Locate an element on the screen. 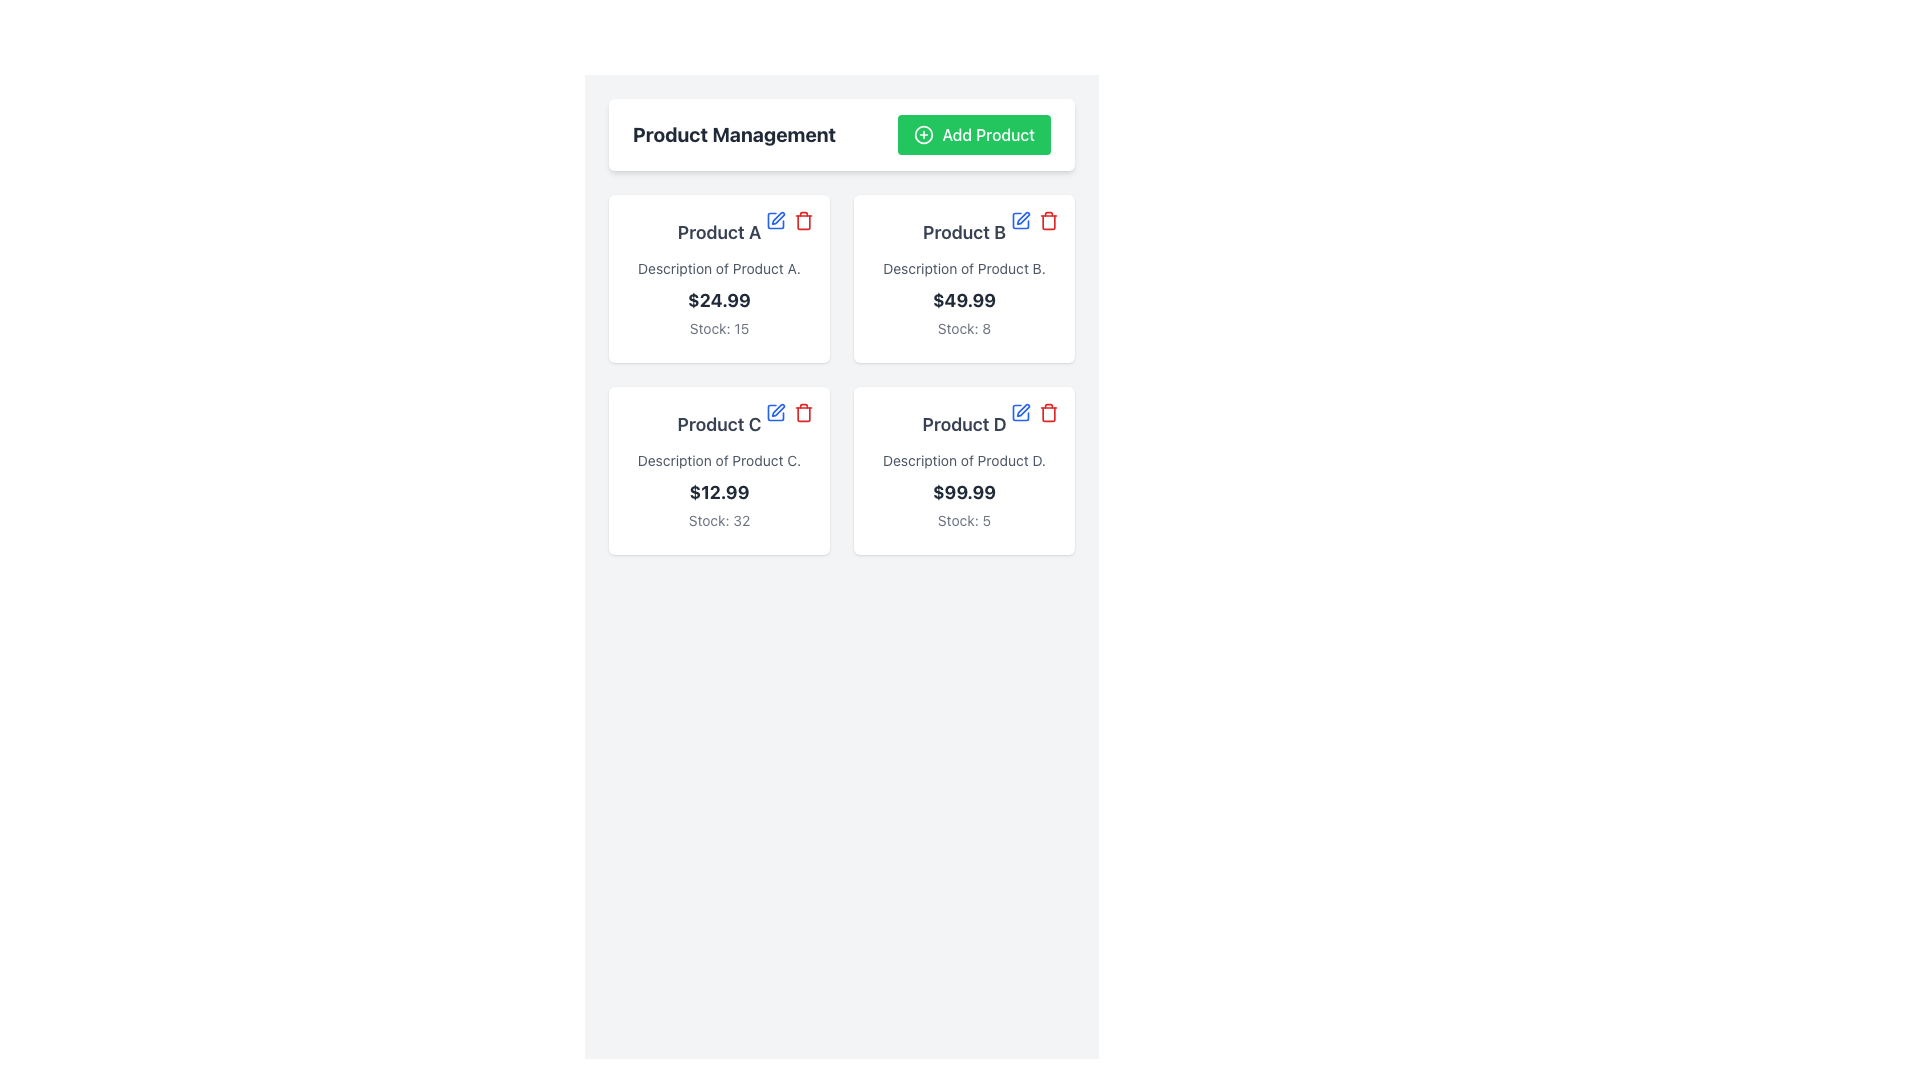  the pen icon button located at the top-right corner of the card for 'Product C' is located at coordinates (777, 409).